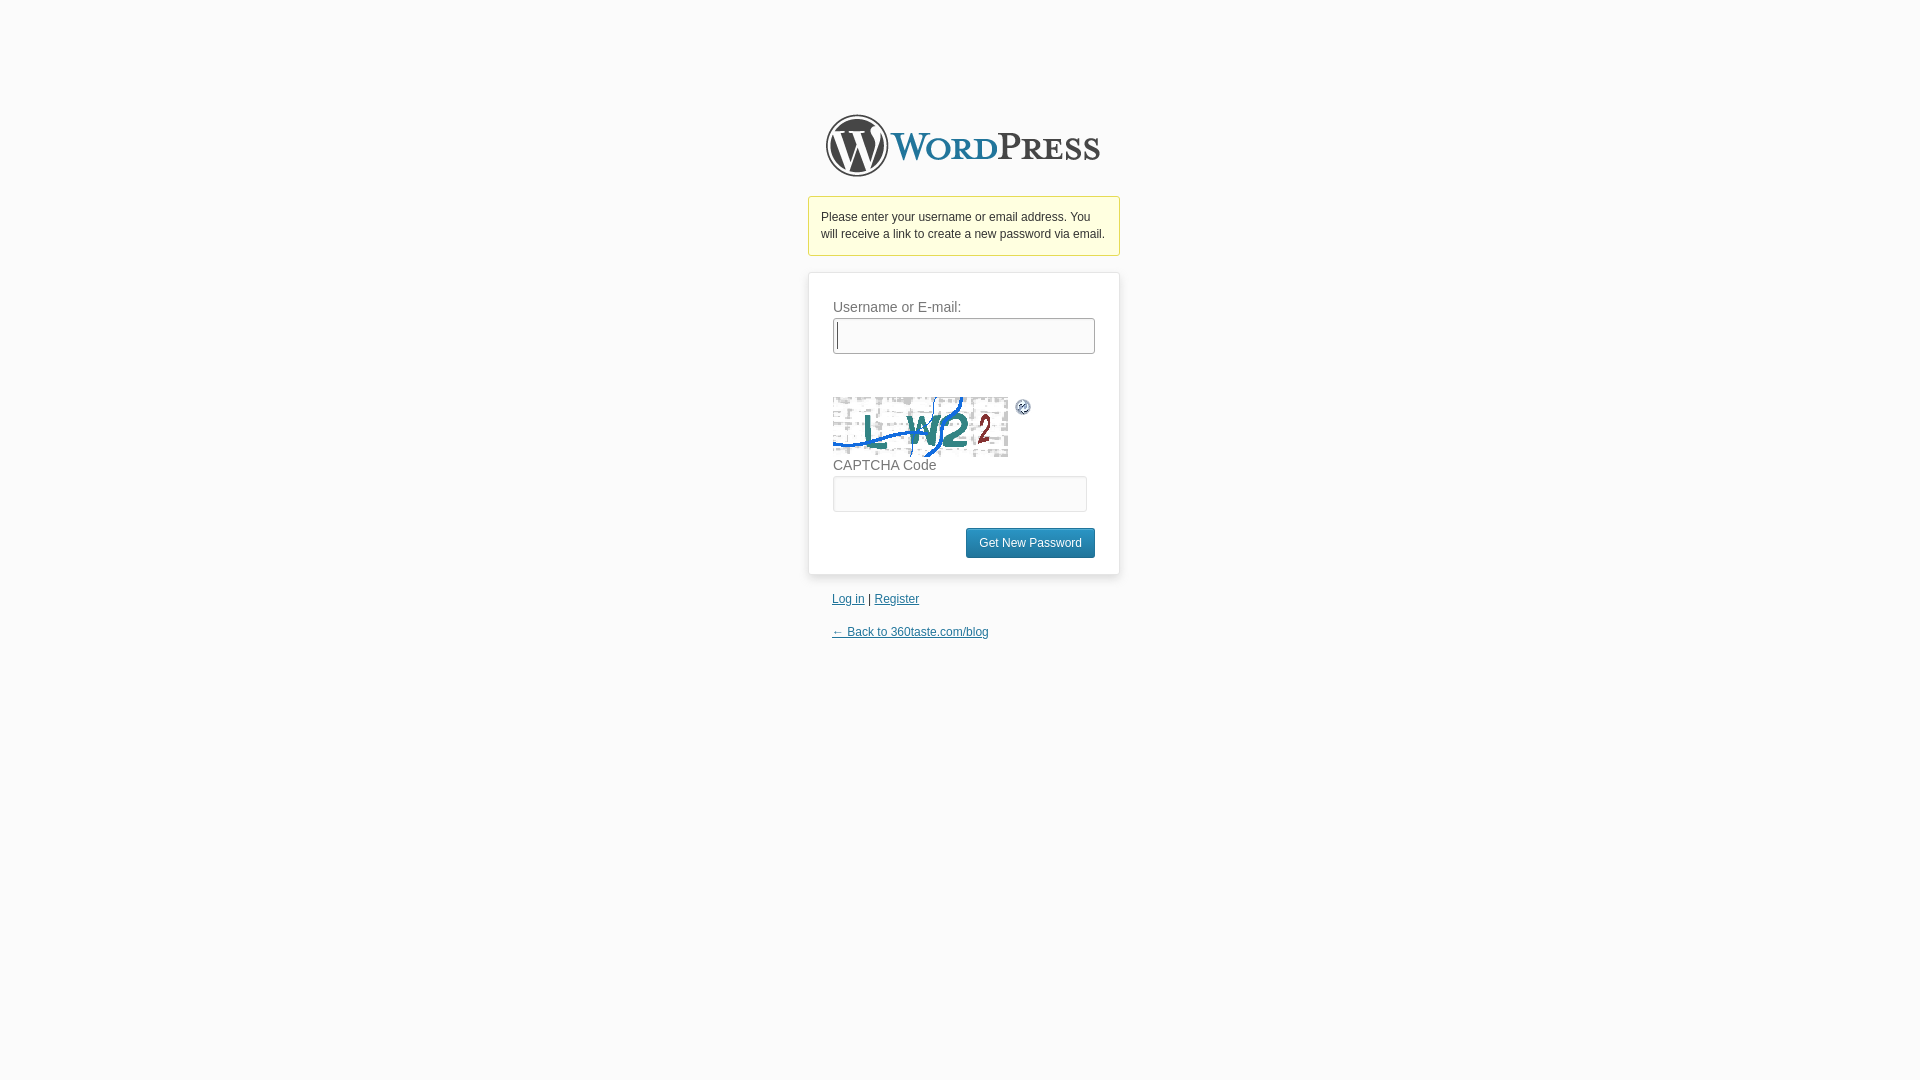 This screenshot has height=1080, width=1920. Describe the element at coordinates (1030, 543) in the screenshot. I see `'Get New Password'` at that location.